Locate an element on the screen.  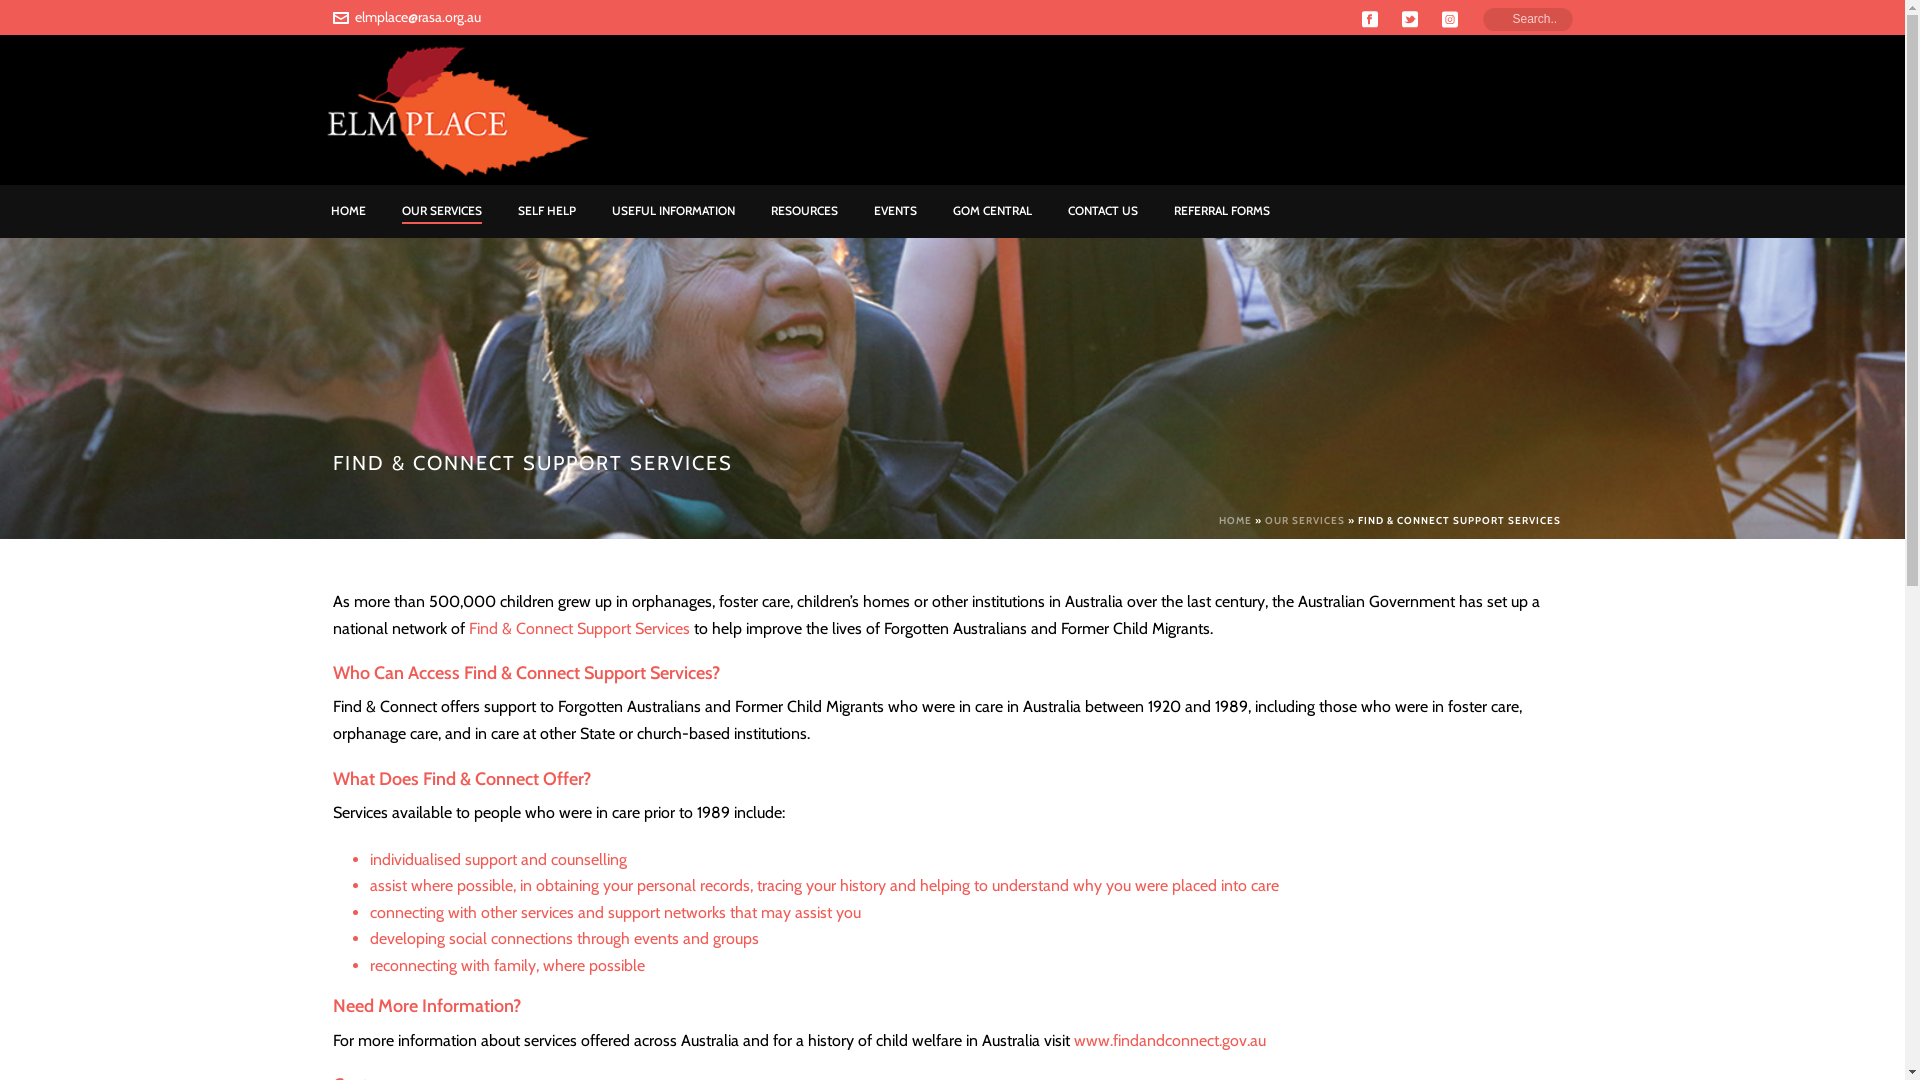
'Elm Place' is located at coordinates (449, 110).